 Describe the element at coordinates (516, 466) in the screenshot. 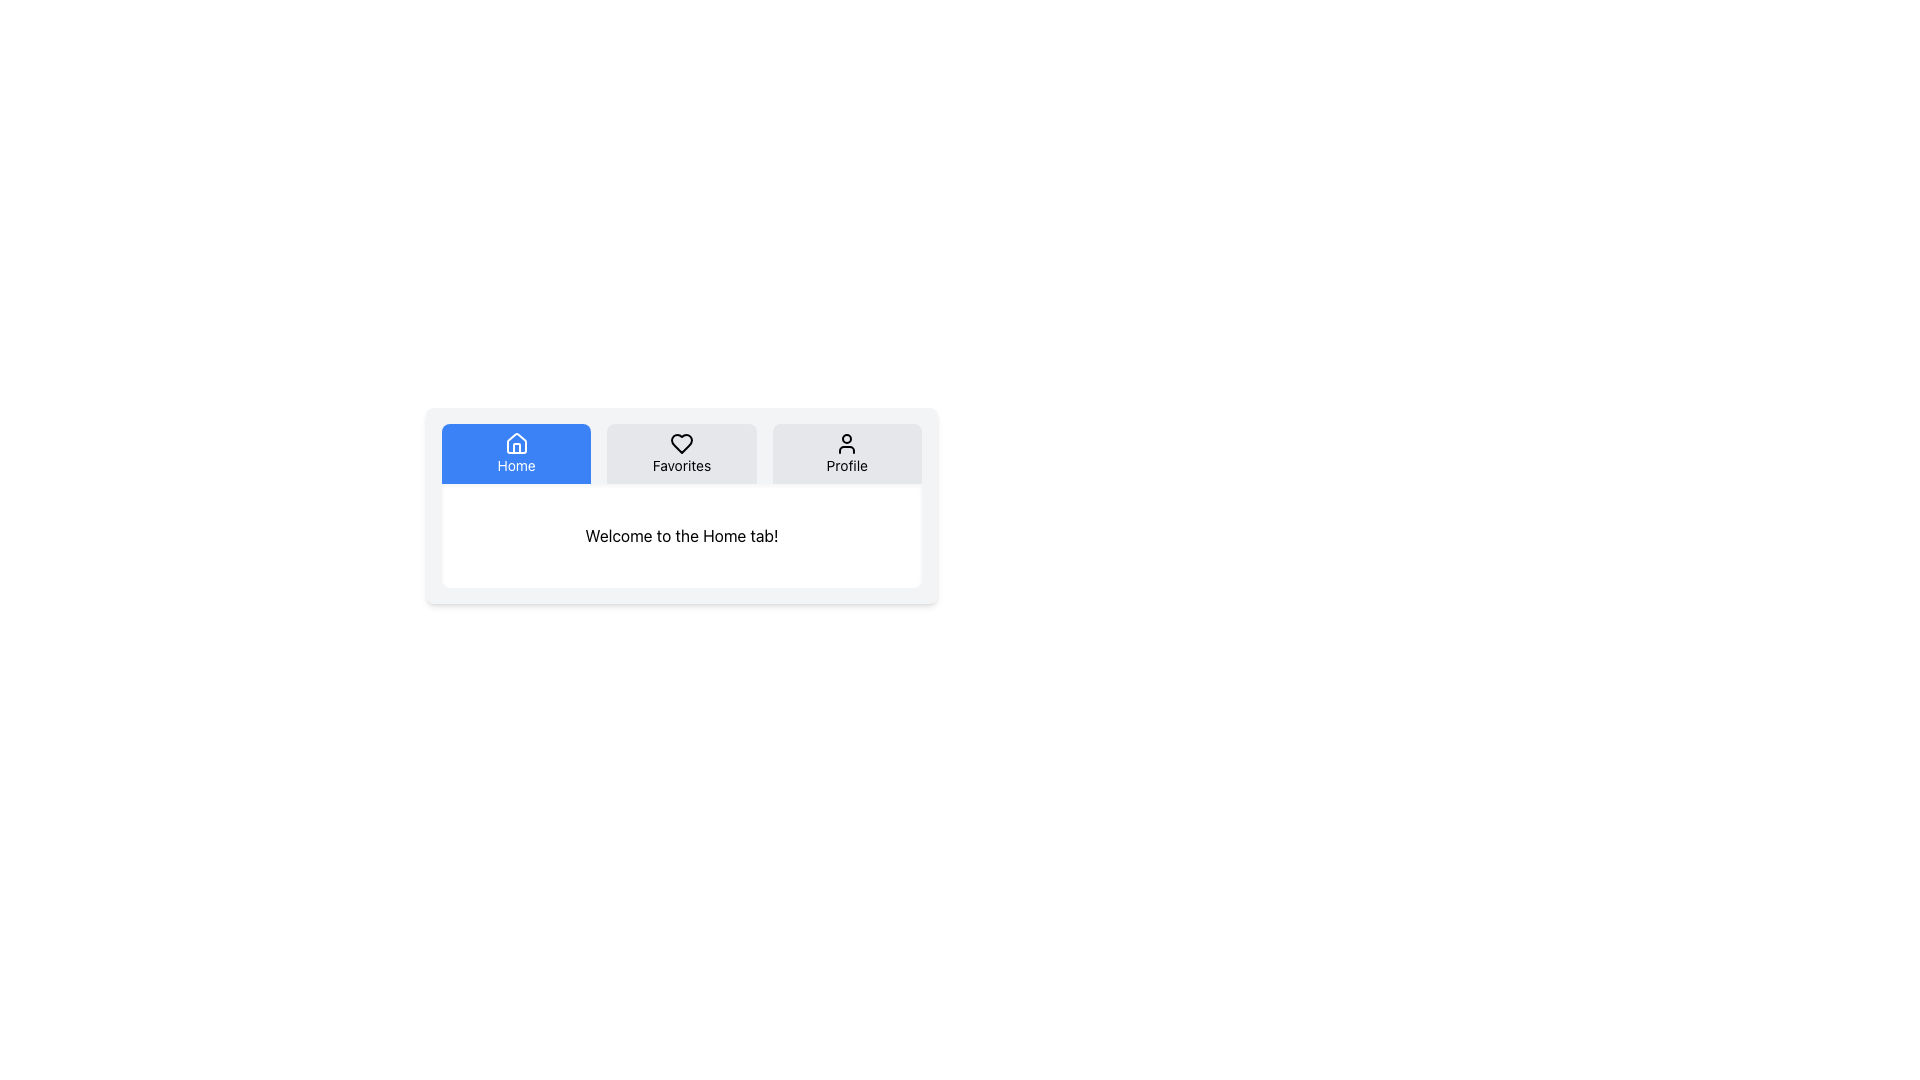

I see `the 'Home' text label element, which is styled in a small font size with white text on a blue background and is located in the leftmost tab of a horizontal tab group` at that location.